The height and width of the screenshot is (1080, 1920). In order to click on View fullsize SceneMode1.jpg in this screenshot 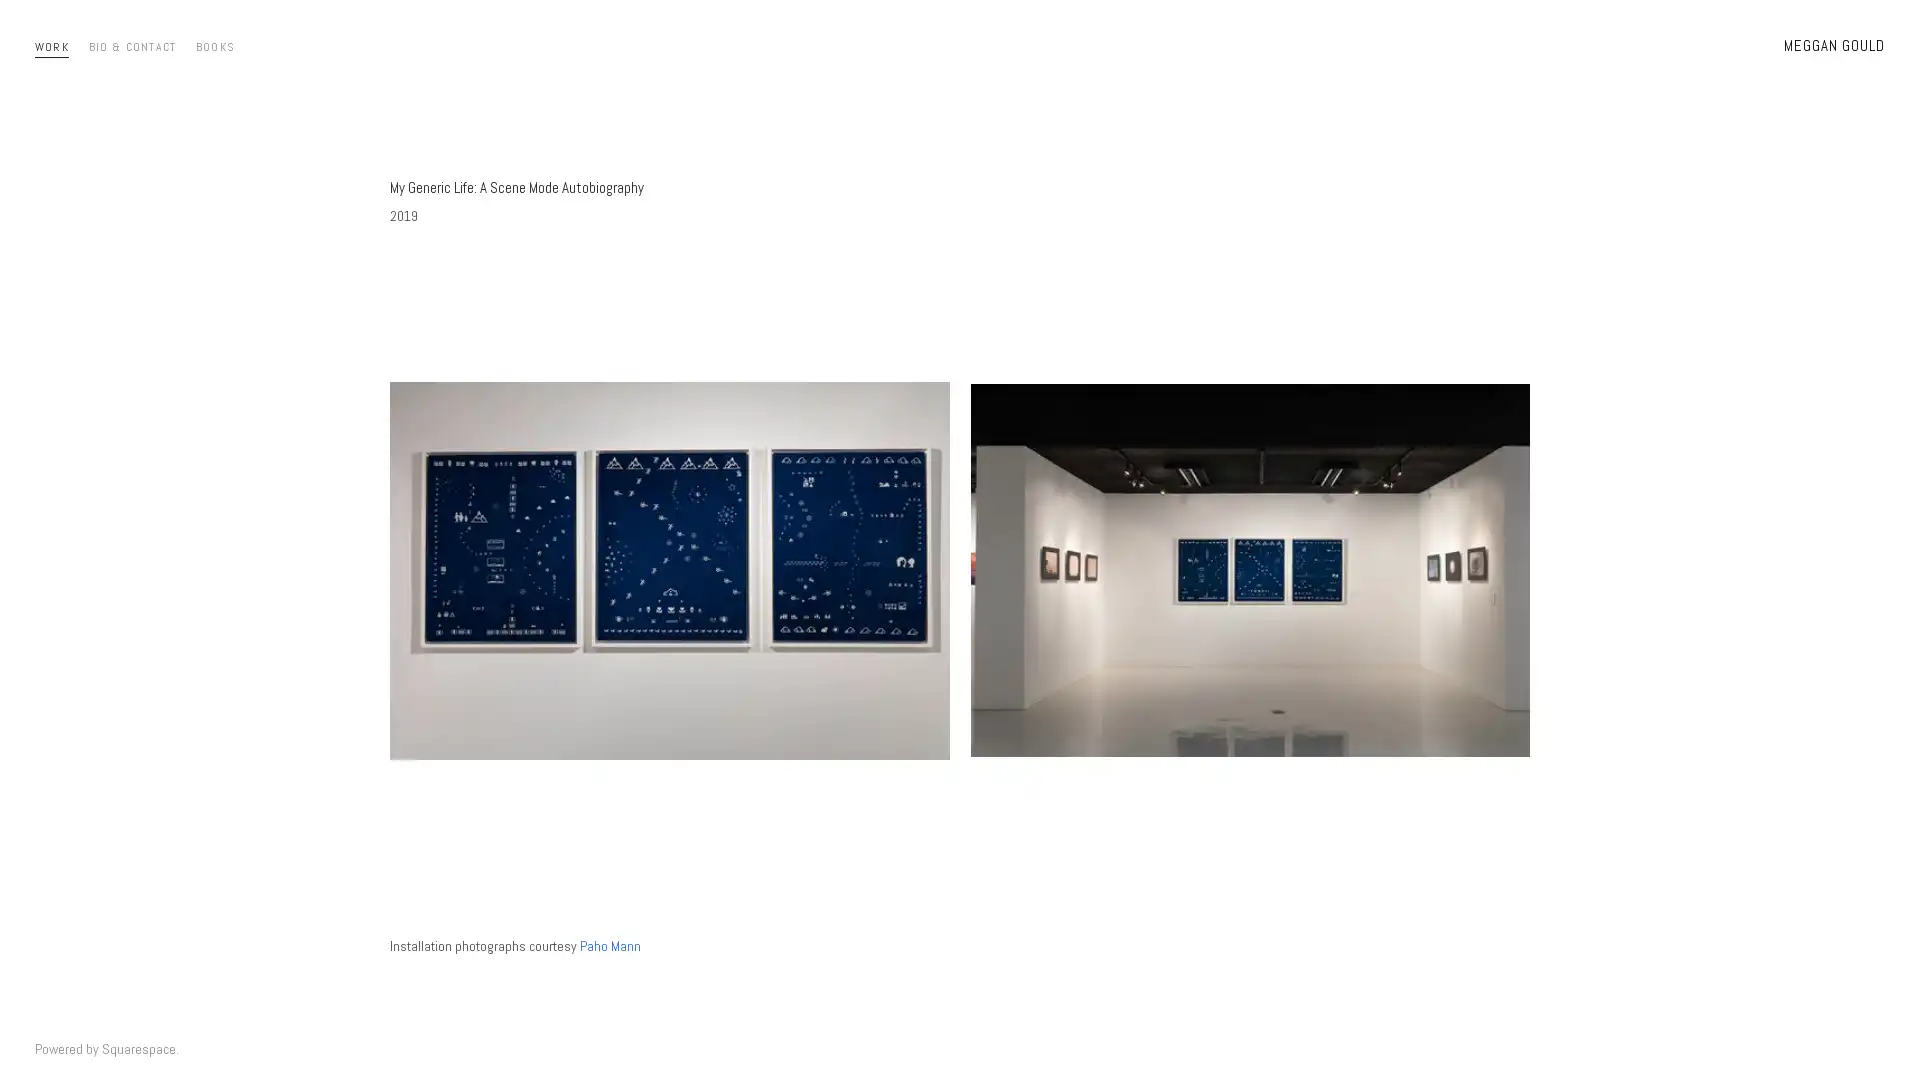, I will do `click(669, 570)`.